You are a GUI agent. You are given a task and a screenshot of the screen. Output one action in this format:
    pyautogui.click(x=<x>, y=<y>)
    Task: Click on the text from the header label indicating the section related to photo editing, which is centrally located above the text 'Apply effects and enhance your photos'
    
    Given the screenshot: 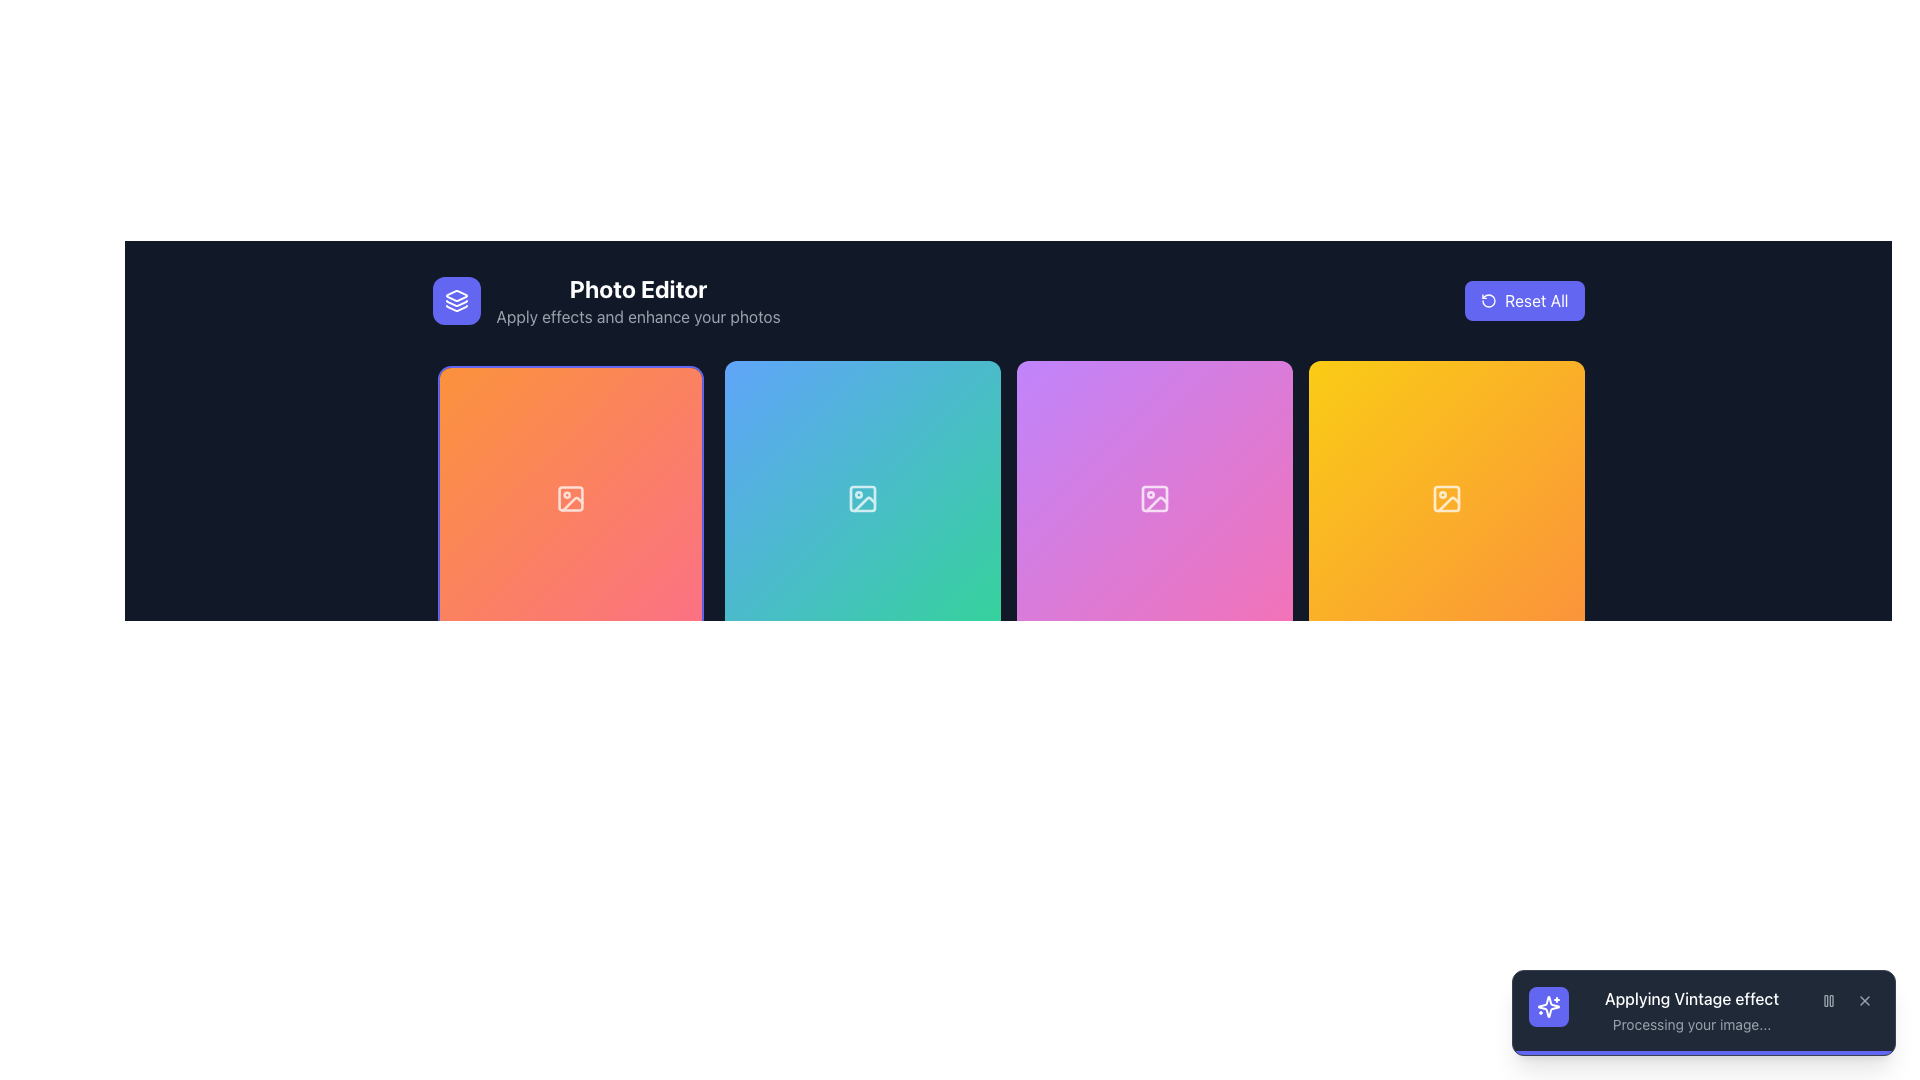 What is the action you would take?
    pyautogui.click(x=637, y=289)
    